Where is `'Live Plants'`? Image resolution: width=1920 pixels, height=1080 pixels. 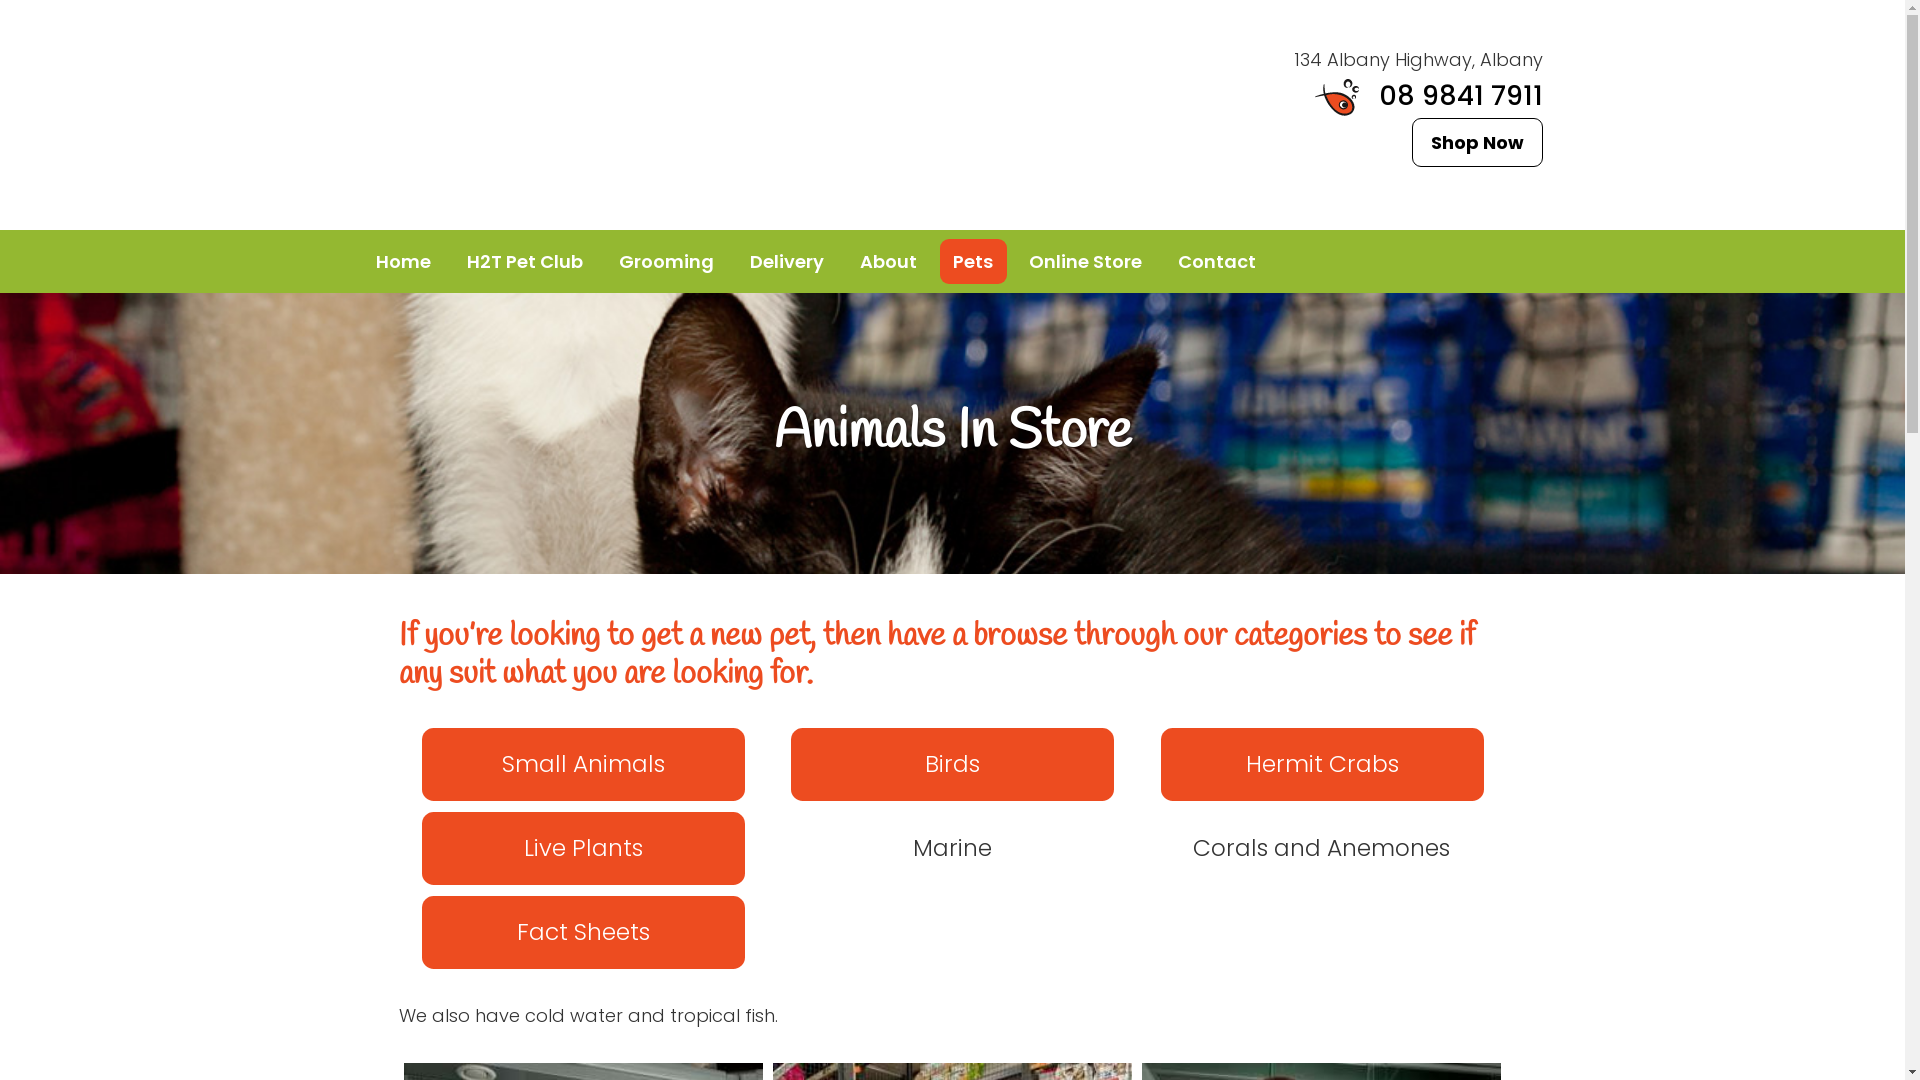 'Live Plants' is located at coordinates (582, 848).